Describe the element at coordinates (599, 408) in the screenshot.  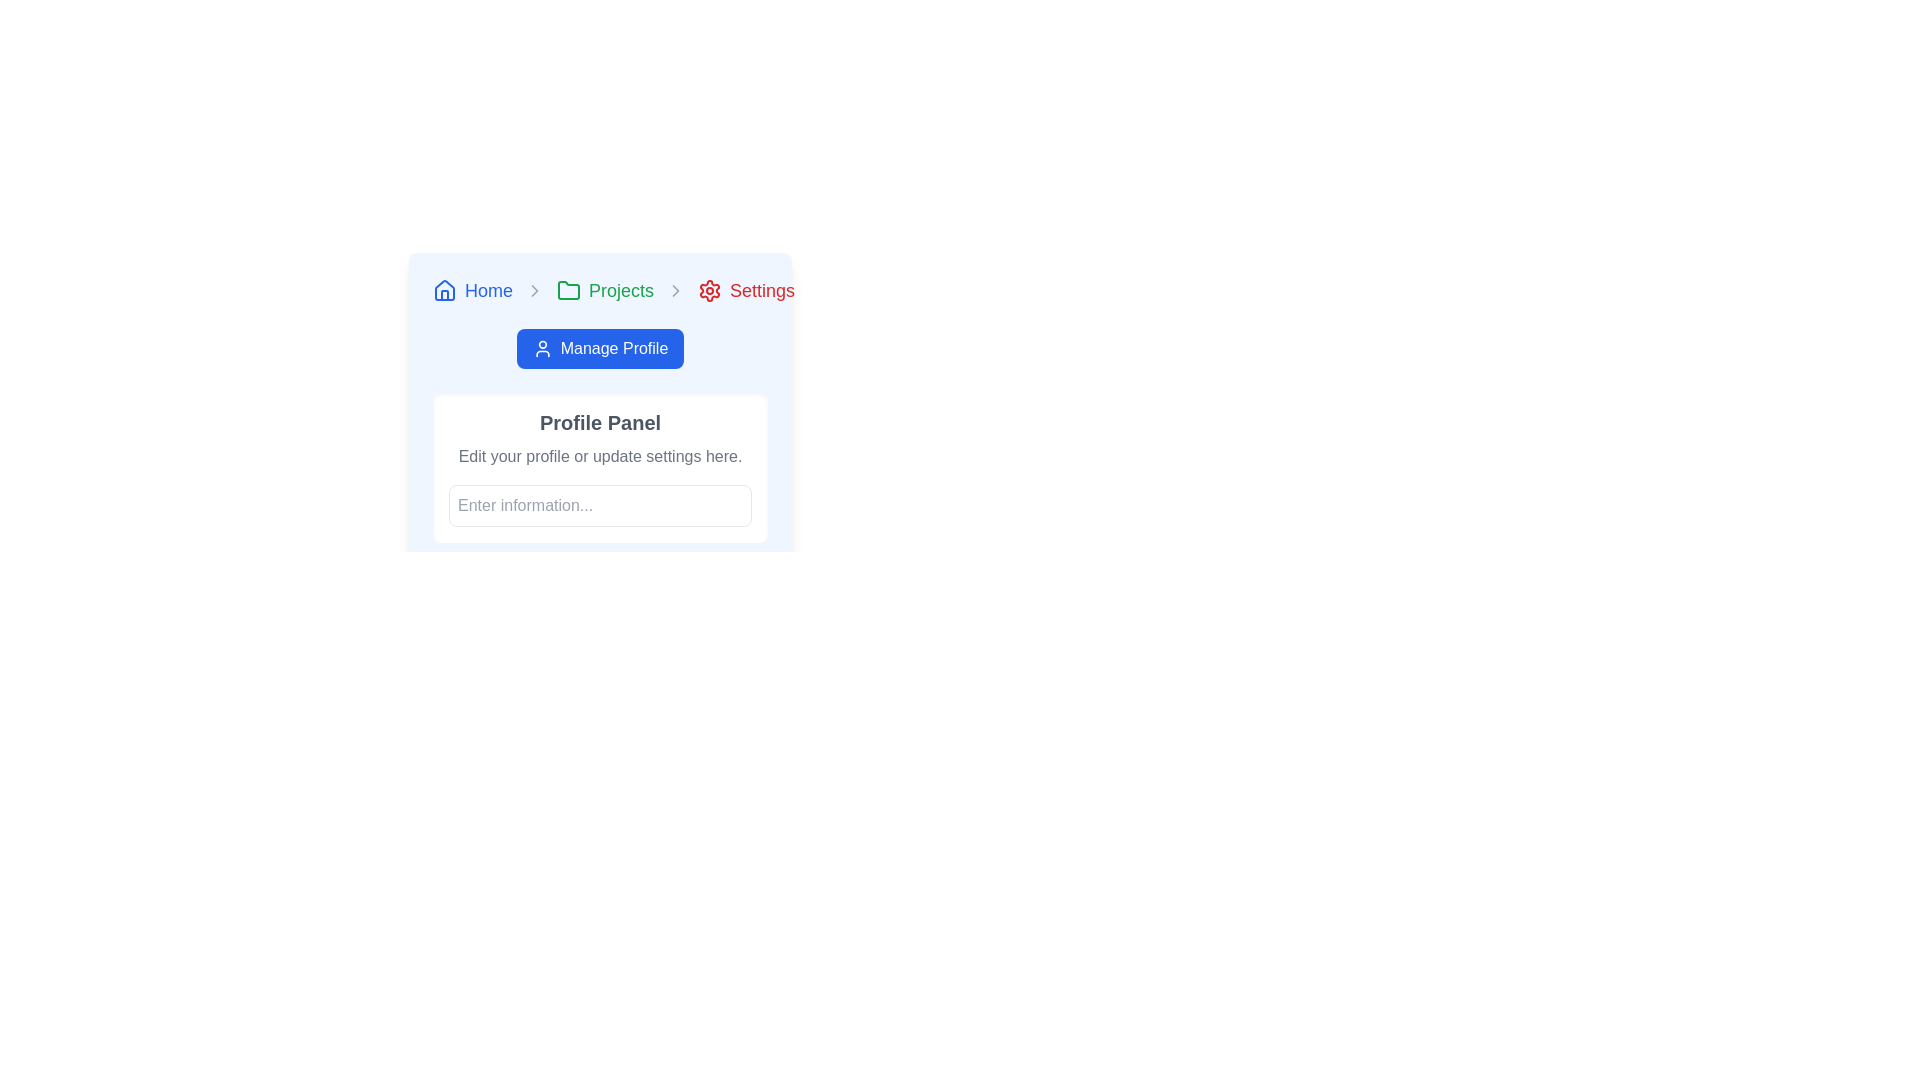
I see `the 'Manage Profile' button above the 'Profile Panel' informational panel` at that location.